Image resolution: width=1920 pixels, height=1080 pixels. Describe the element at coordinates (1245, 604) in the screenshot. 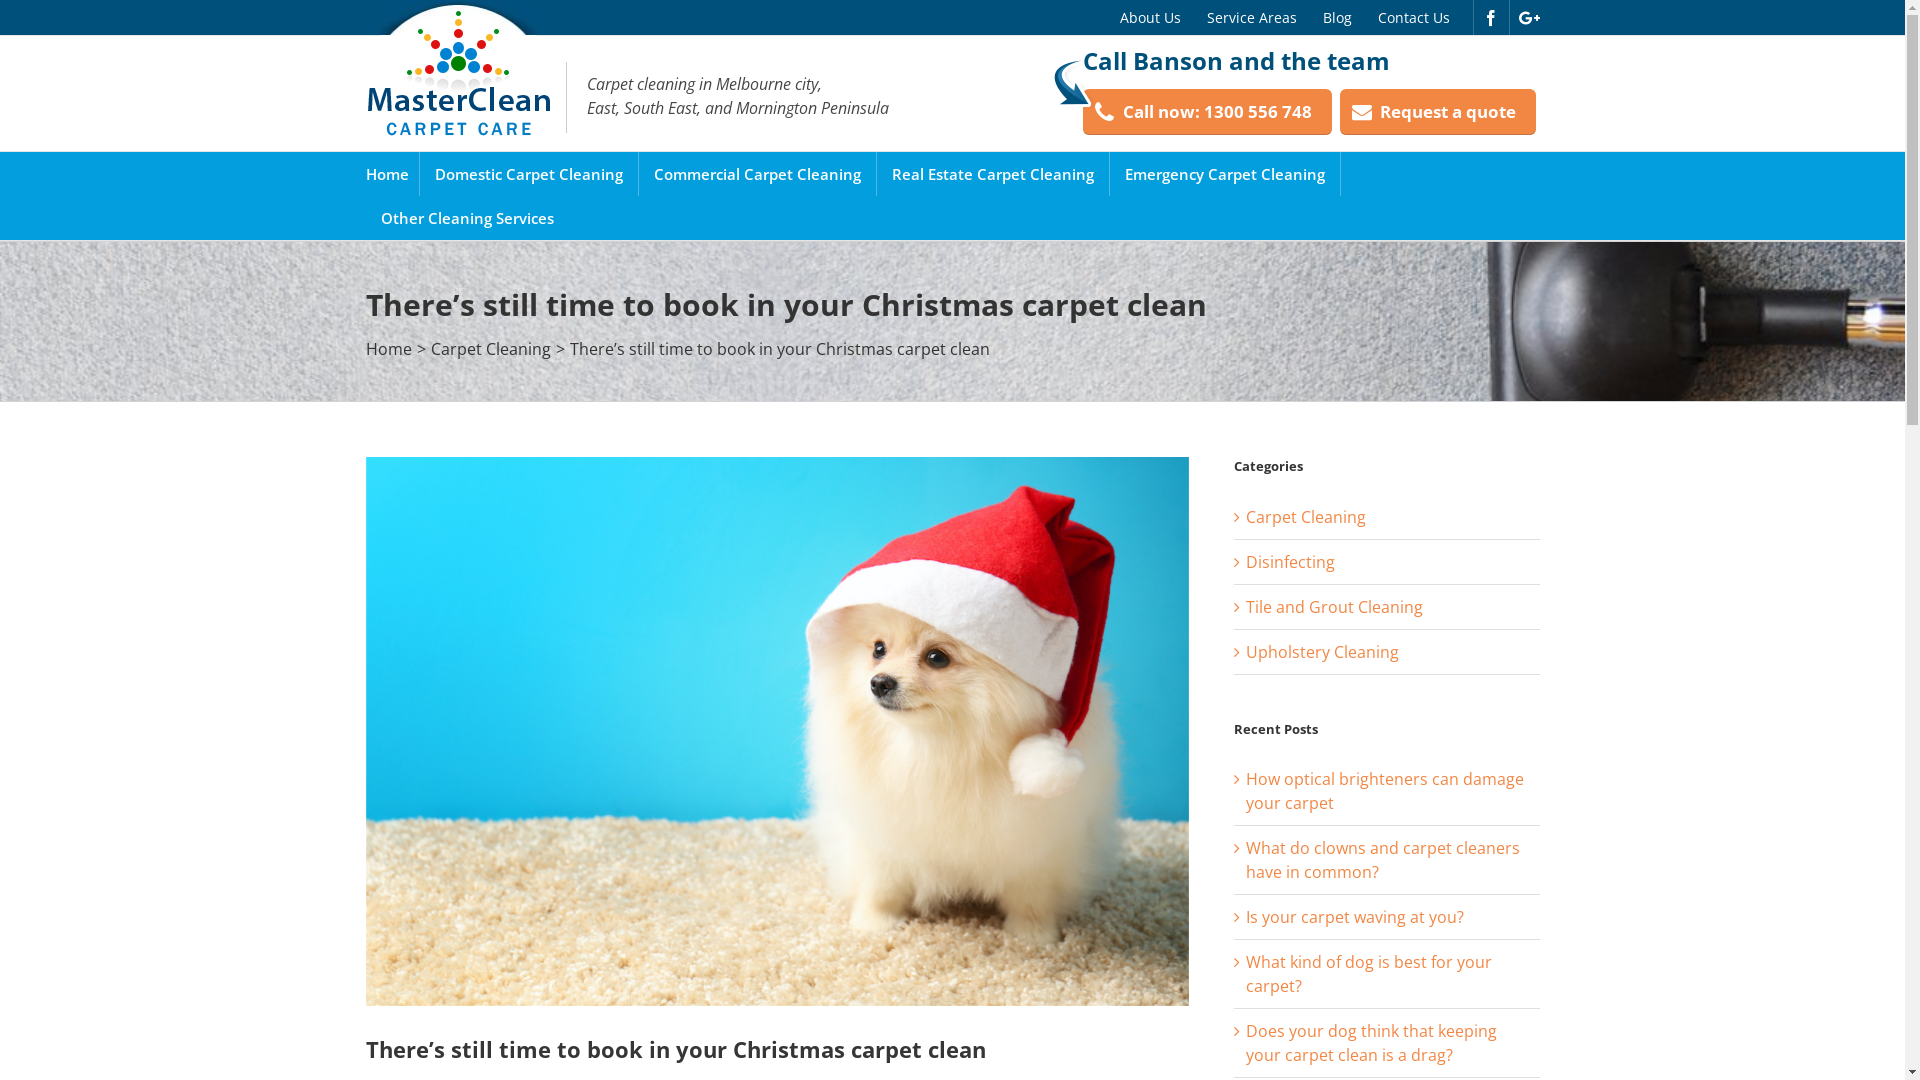

I see `'Tile and Grout Cleaning'` at that location.